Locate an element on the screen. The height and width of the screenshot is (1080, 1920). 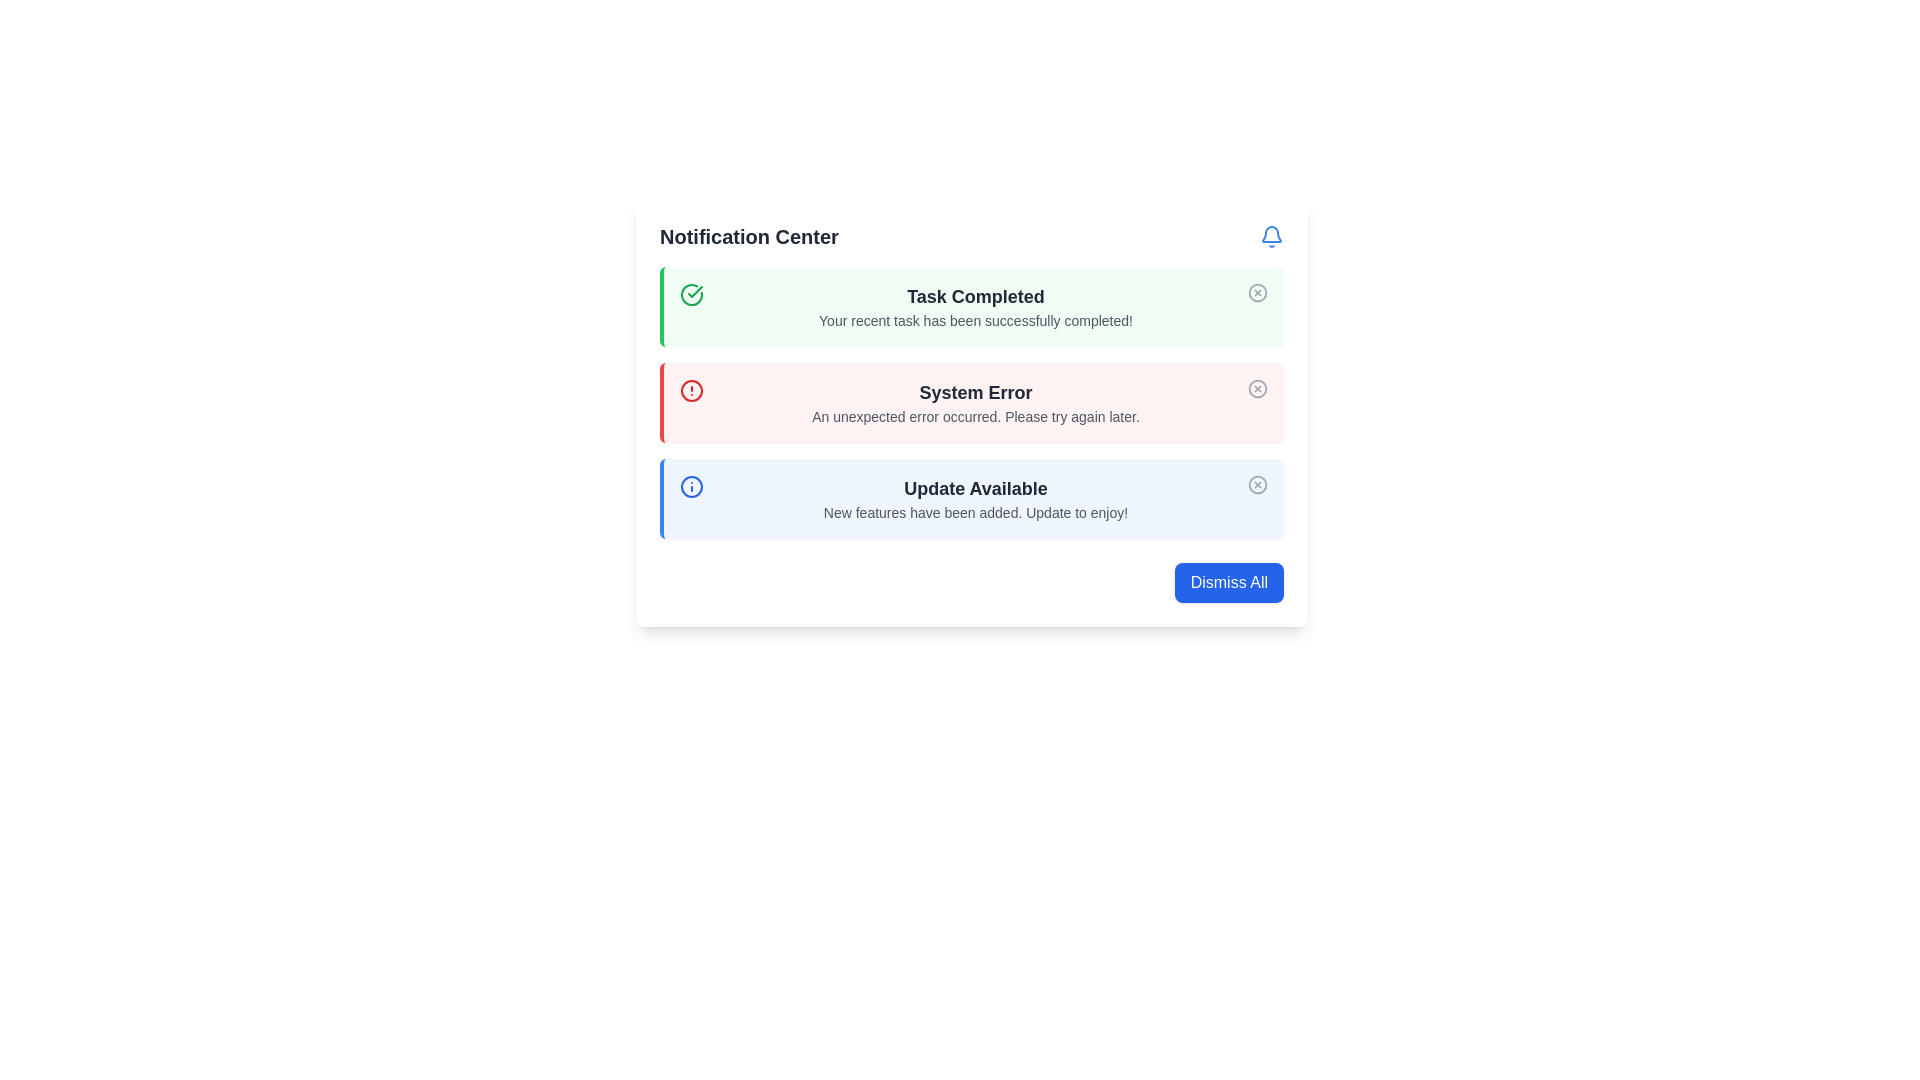
the informational text block in the Notification Center that indicates successful task completion, positioned centrally to the right of a green checkmark icon is located at coordinates (975, 307).